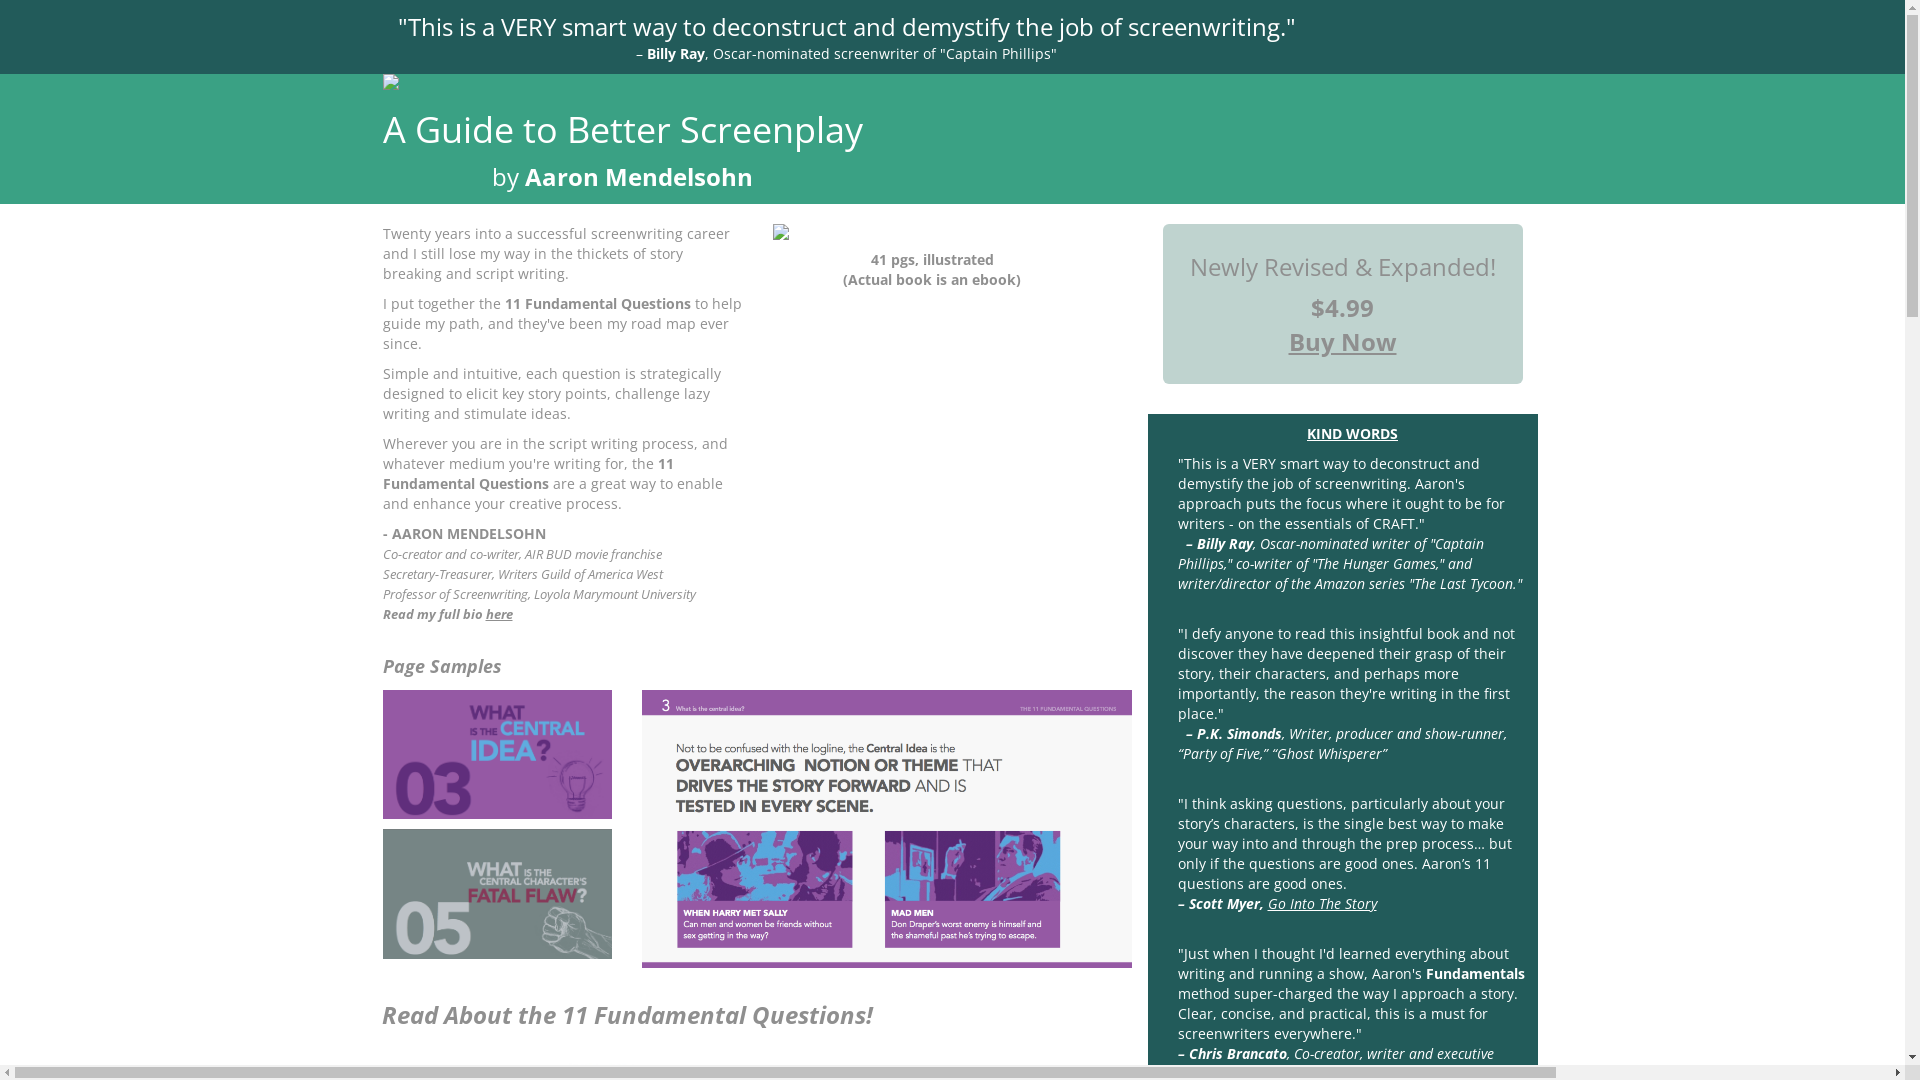 The height and width of the screenshot is (1080, 1920). Describe the element at coordinates (485, 612) in the screenshot. I see `'here'` at that location.